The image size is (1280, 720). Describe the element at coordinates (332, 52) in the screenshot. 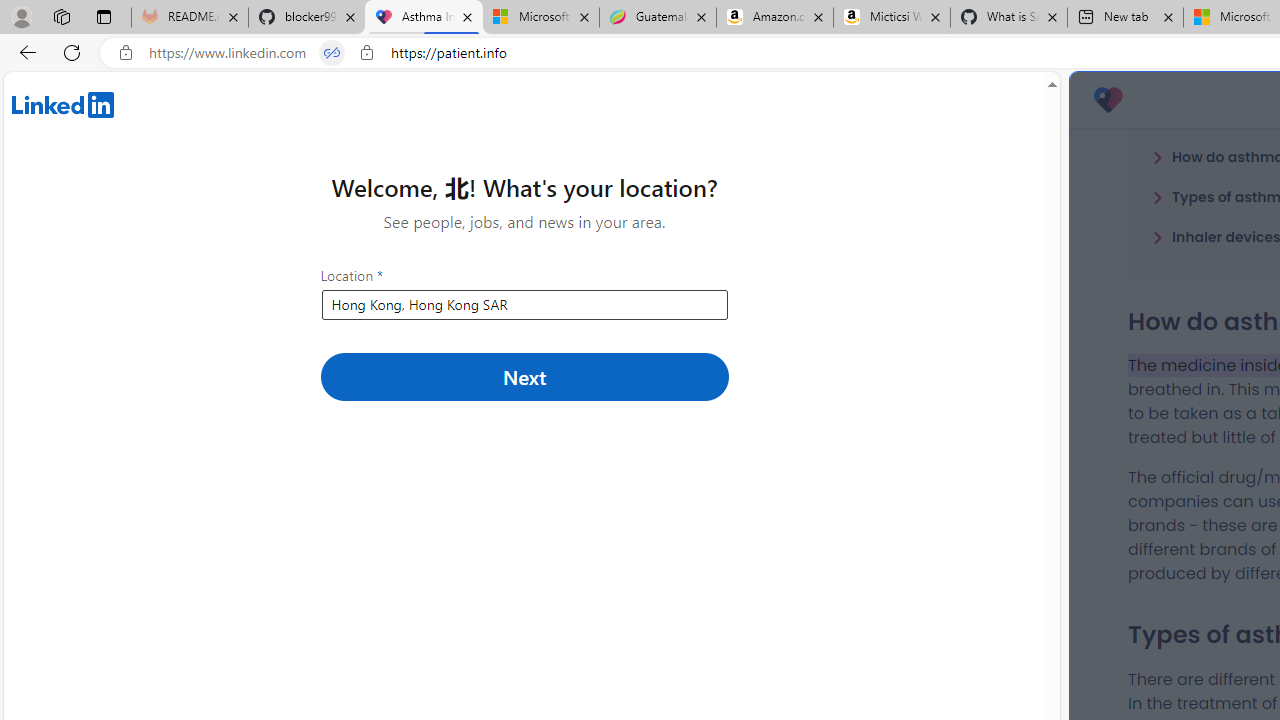

I see `'Tabs in split screen'` at that location.